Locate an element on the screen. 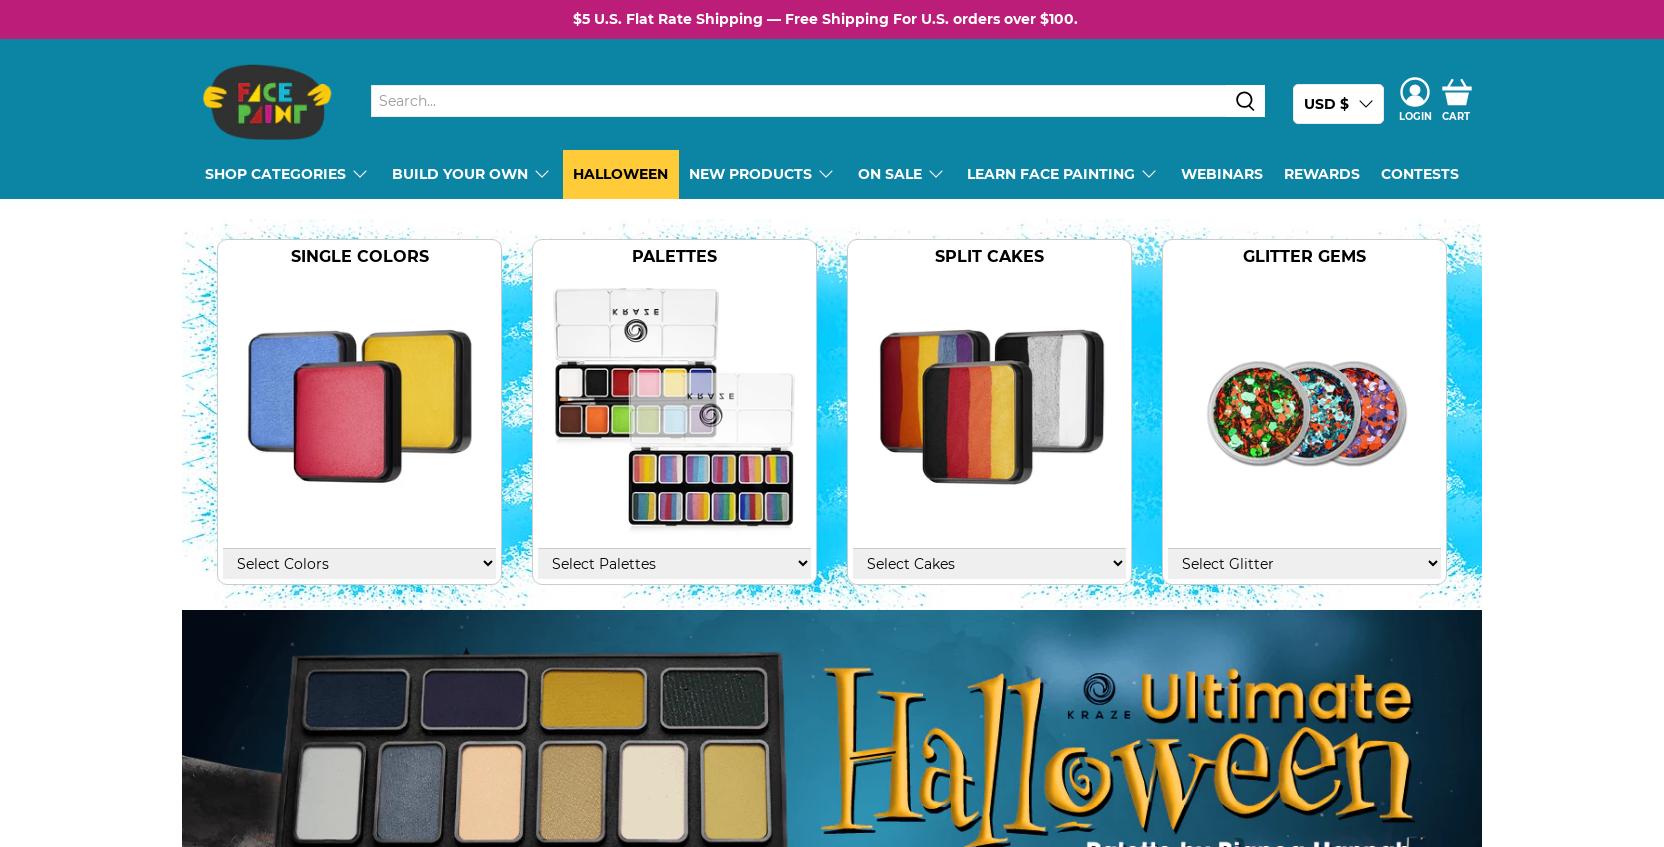 This screenshot has height=847, width=1664. 'Halloween' is located at coordinates (619, 172).